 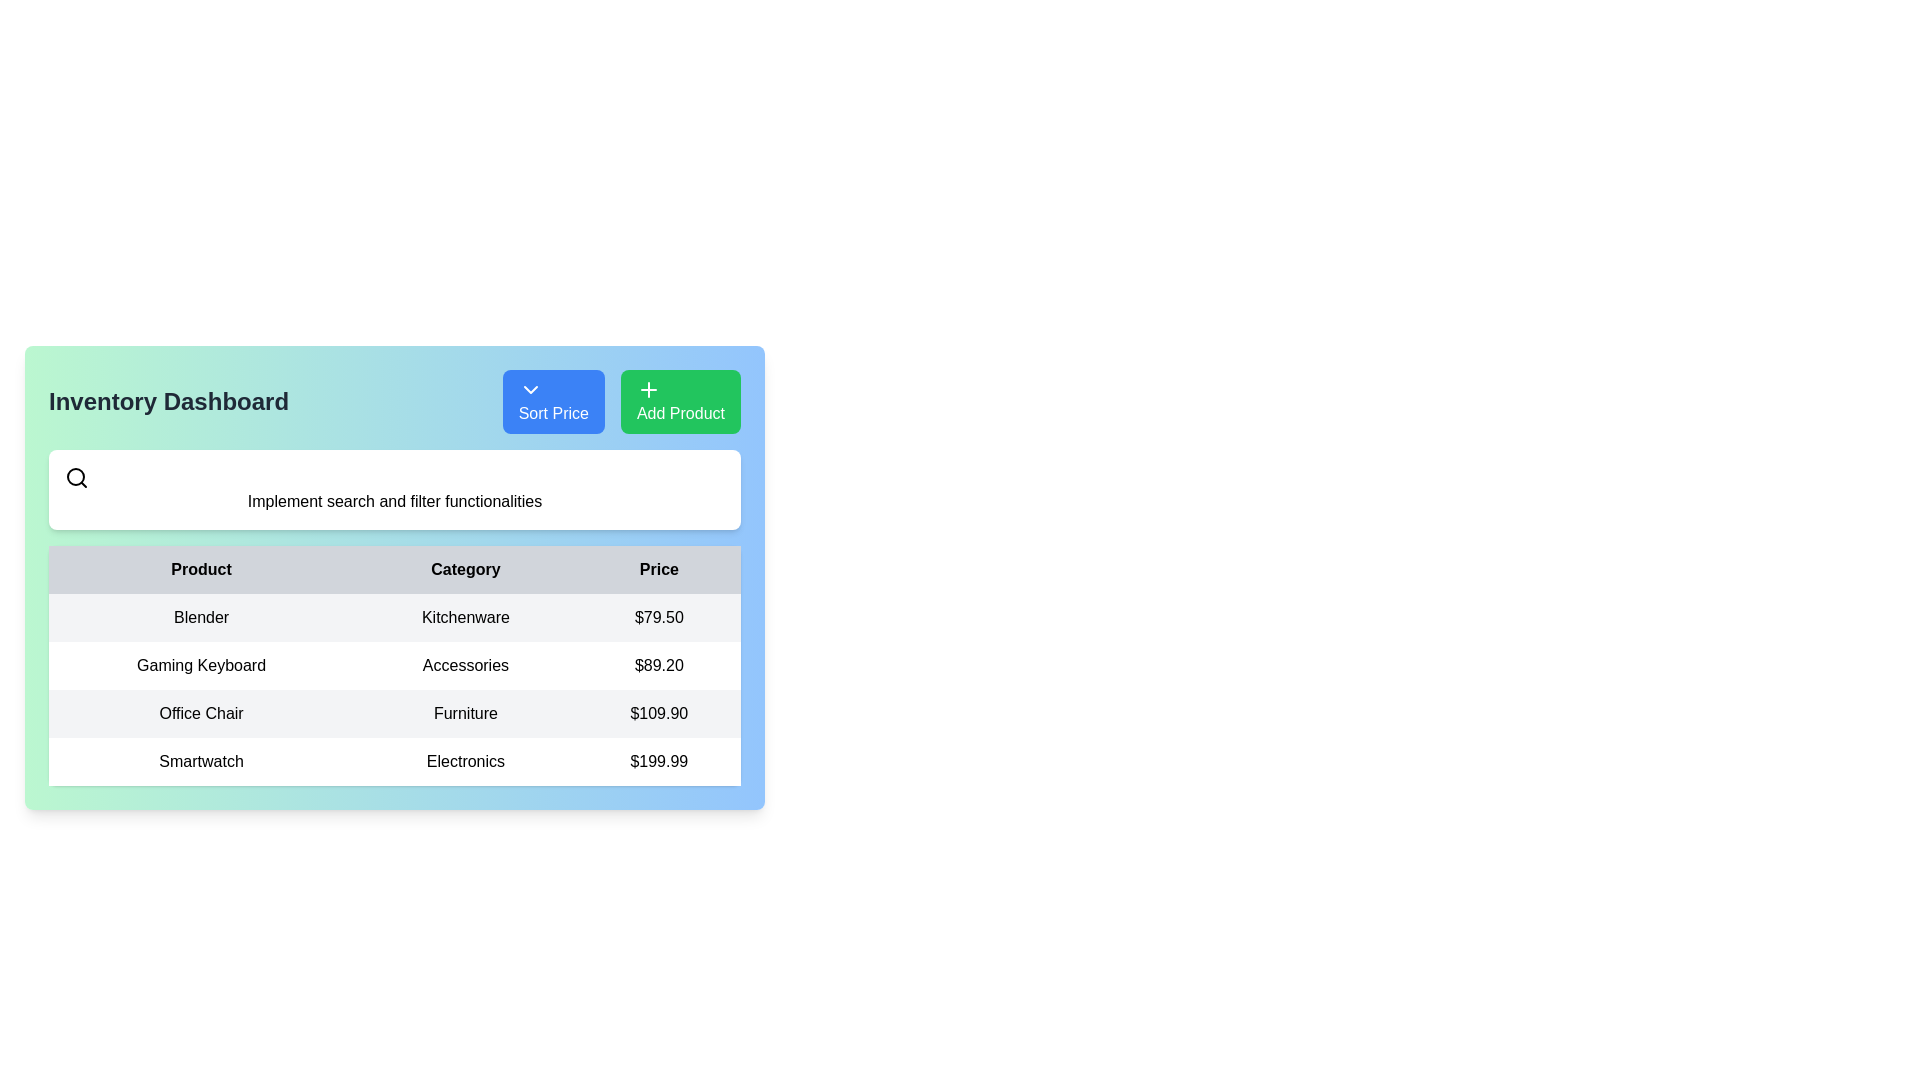 What do you see at coordinates (464, 762) in the screenshot?
I see `text from the 'Electronics' category label located in the 'Category' column of the product table, positioned between 'Smartwatch' and '$199.99'` at bounding box center [464, 762].